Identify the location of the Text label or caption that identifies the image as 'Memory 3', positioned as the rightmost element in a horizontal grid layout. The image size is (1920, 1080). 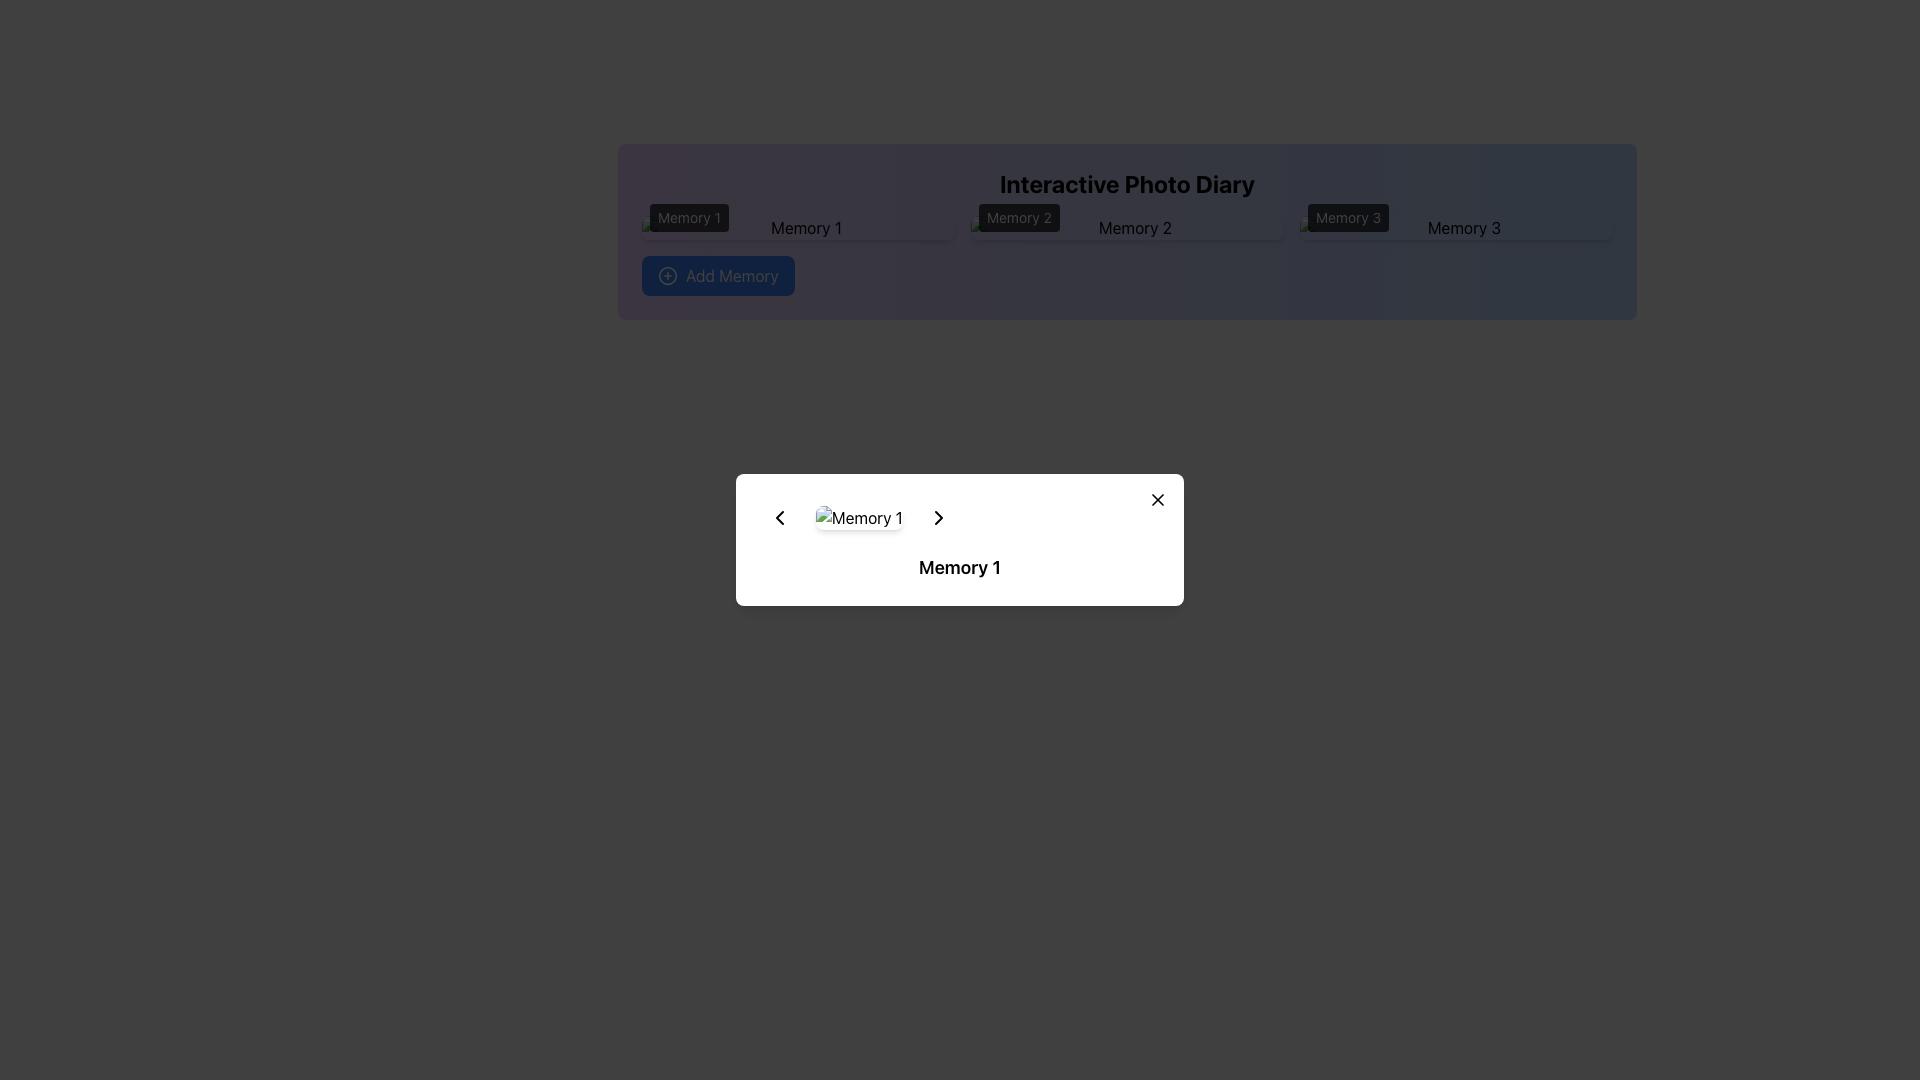
(1456, 226).